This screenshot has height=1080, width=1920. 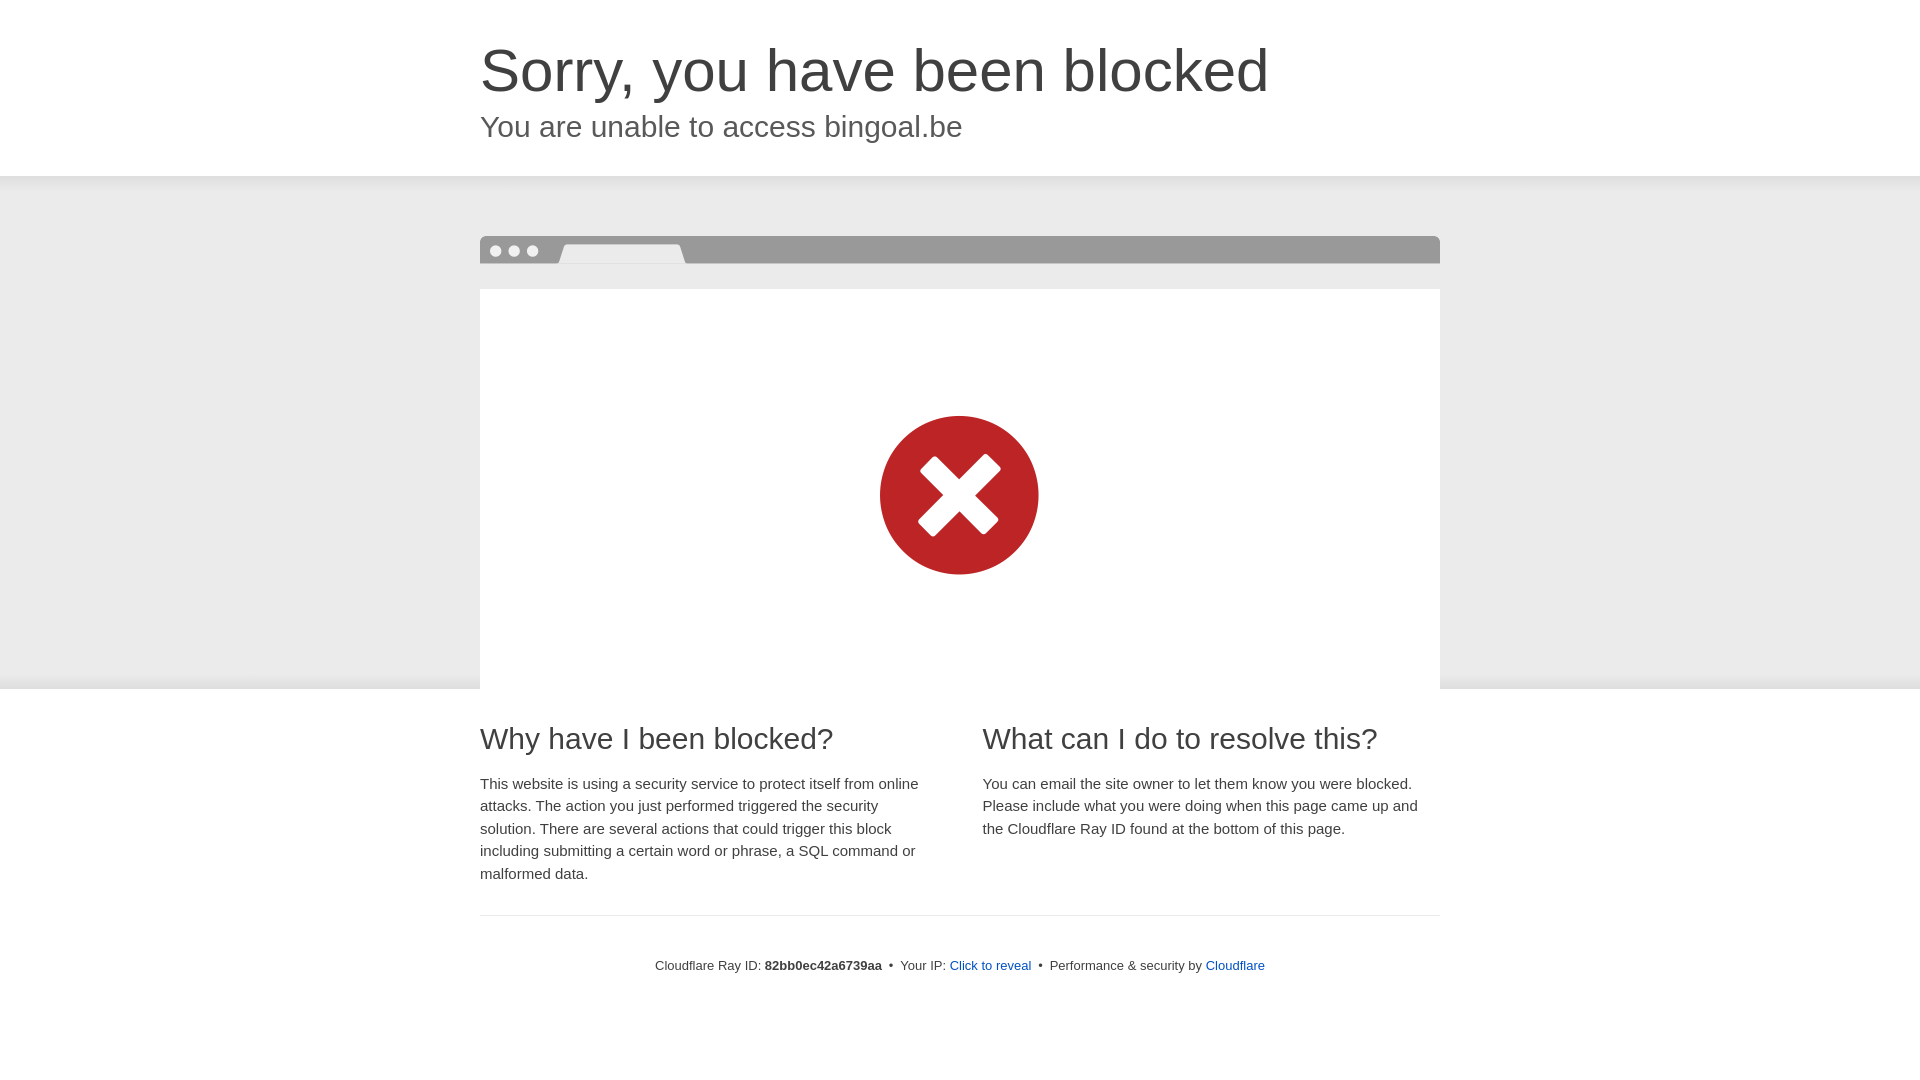 I want to click on 'Cloudflare', so click(x=1234, y=964).